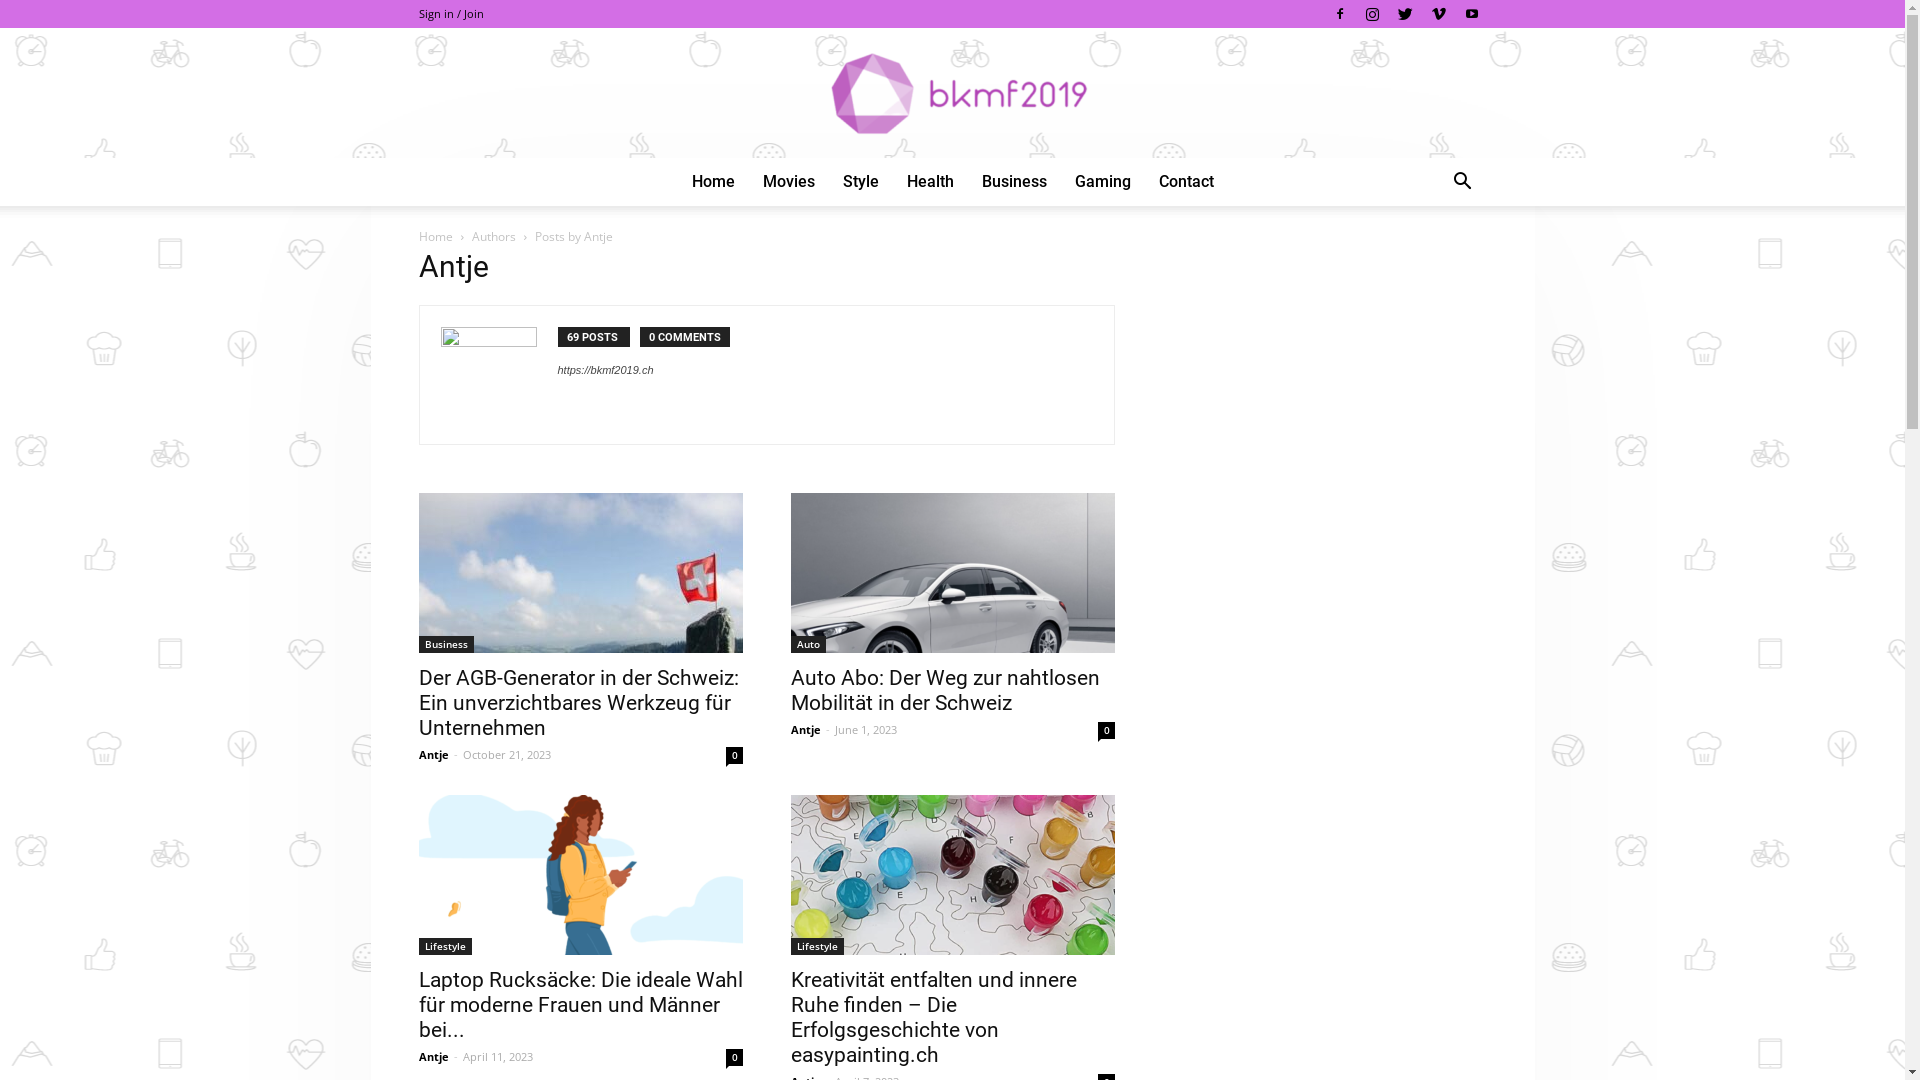 The image size is (1920, 1080). Describe the element at coordinates (1014, 181) in the screenshot. I see `'Business'` at that location.